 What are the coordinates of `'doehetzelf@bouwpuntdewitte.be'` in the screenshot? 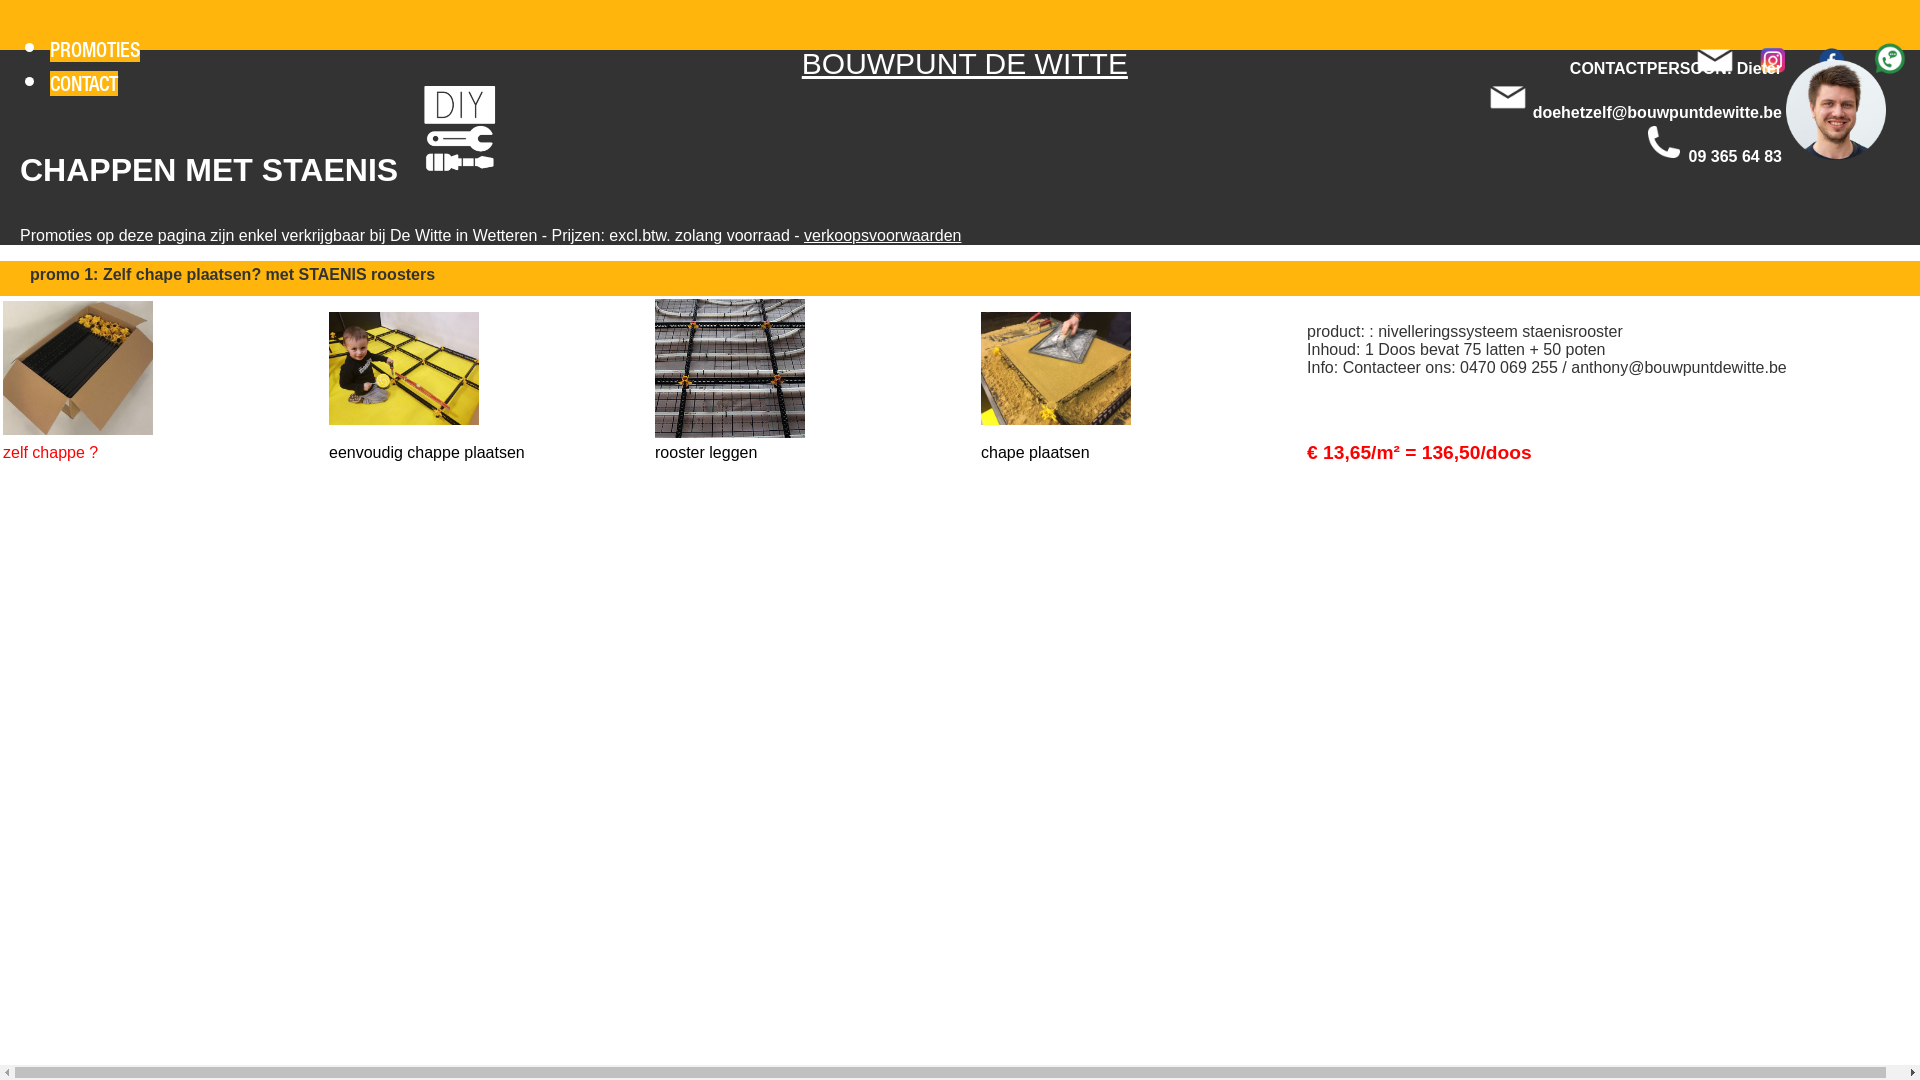 It's located at (1657, 112).